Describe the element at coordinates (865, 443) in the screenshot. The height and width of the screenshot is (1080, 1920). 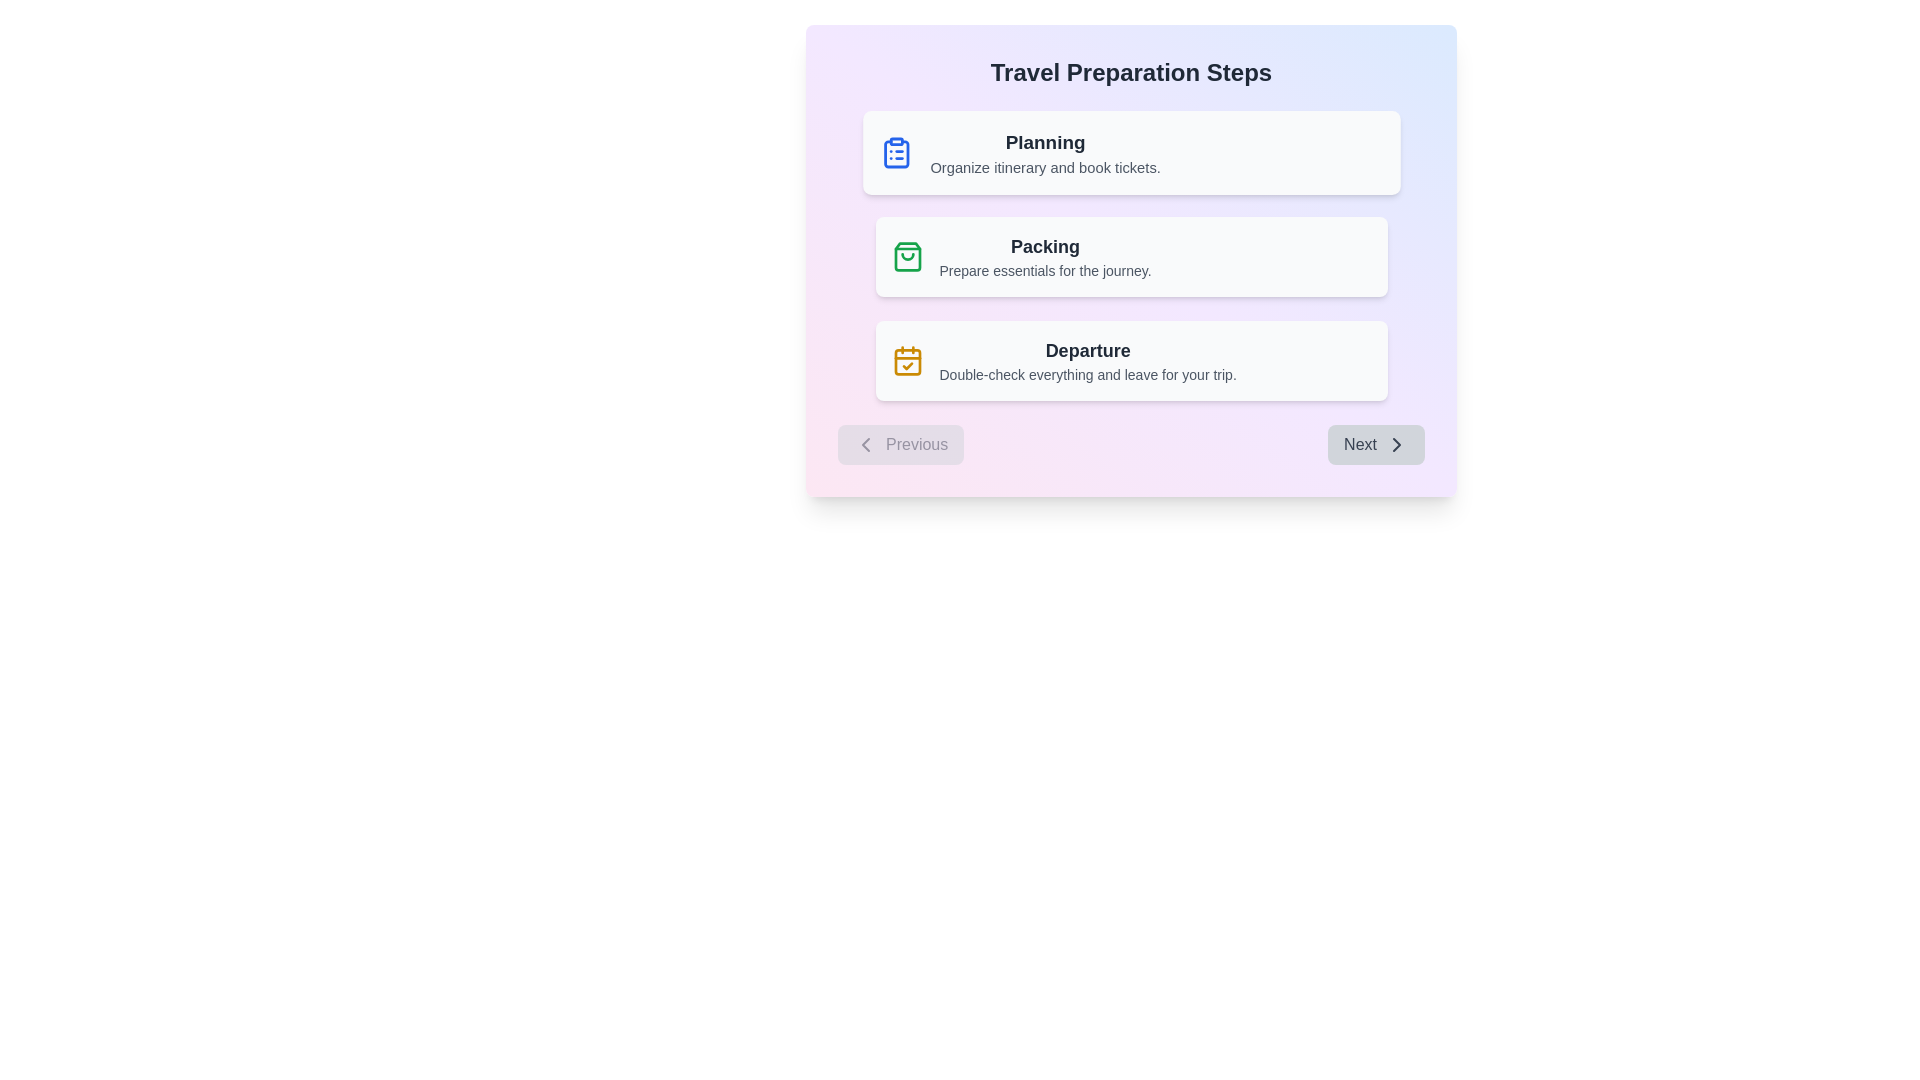
I see `the left-facing chevron icon associated with the 'Previous' button located at the bottom left corner of the interface` at that location.